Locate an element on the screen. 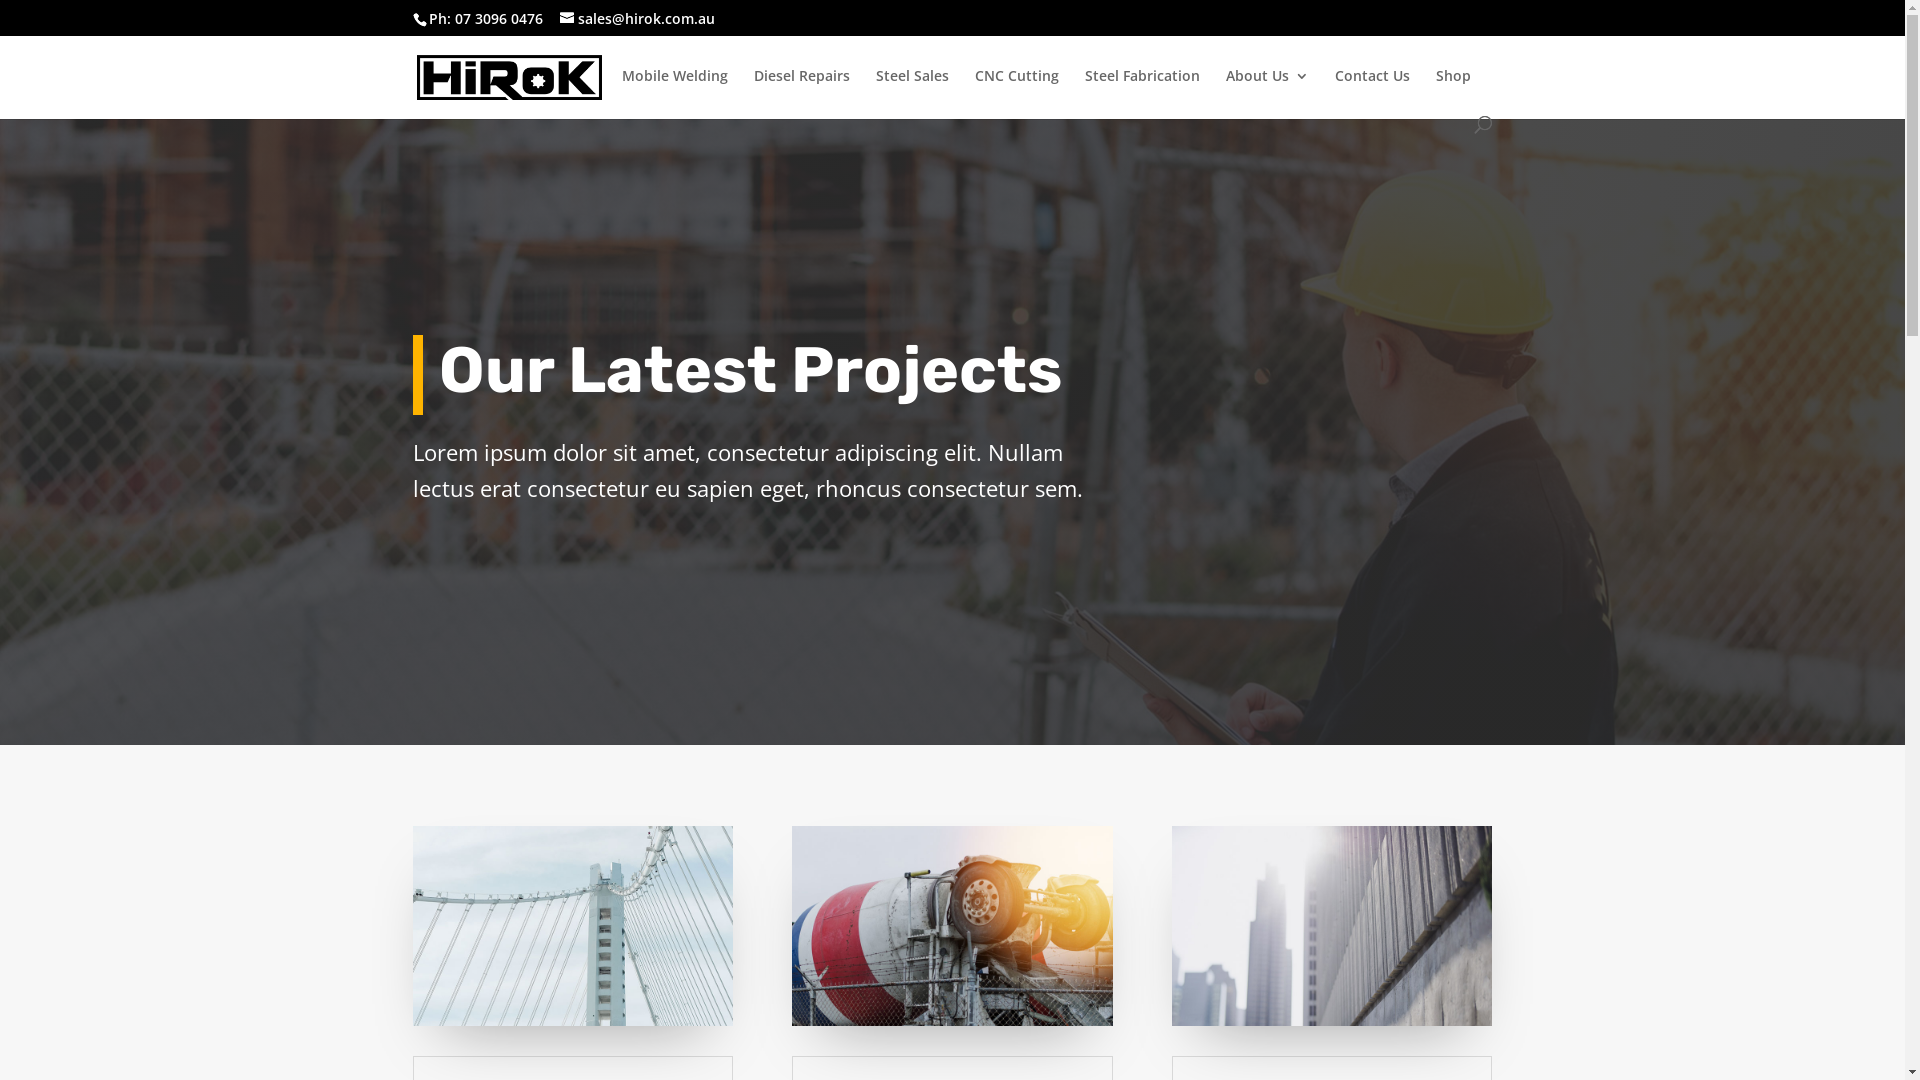  'About Us' is located at coordinates (1266, 92).